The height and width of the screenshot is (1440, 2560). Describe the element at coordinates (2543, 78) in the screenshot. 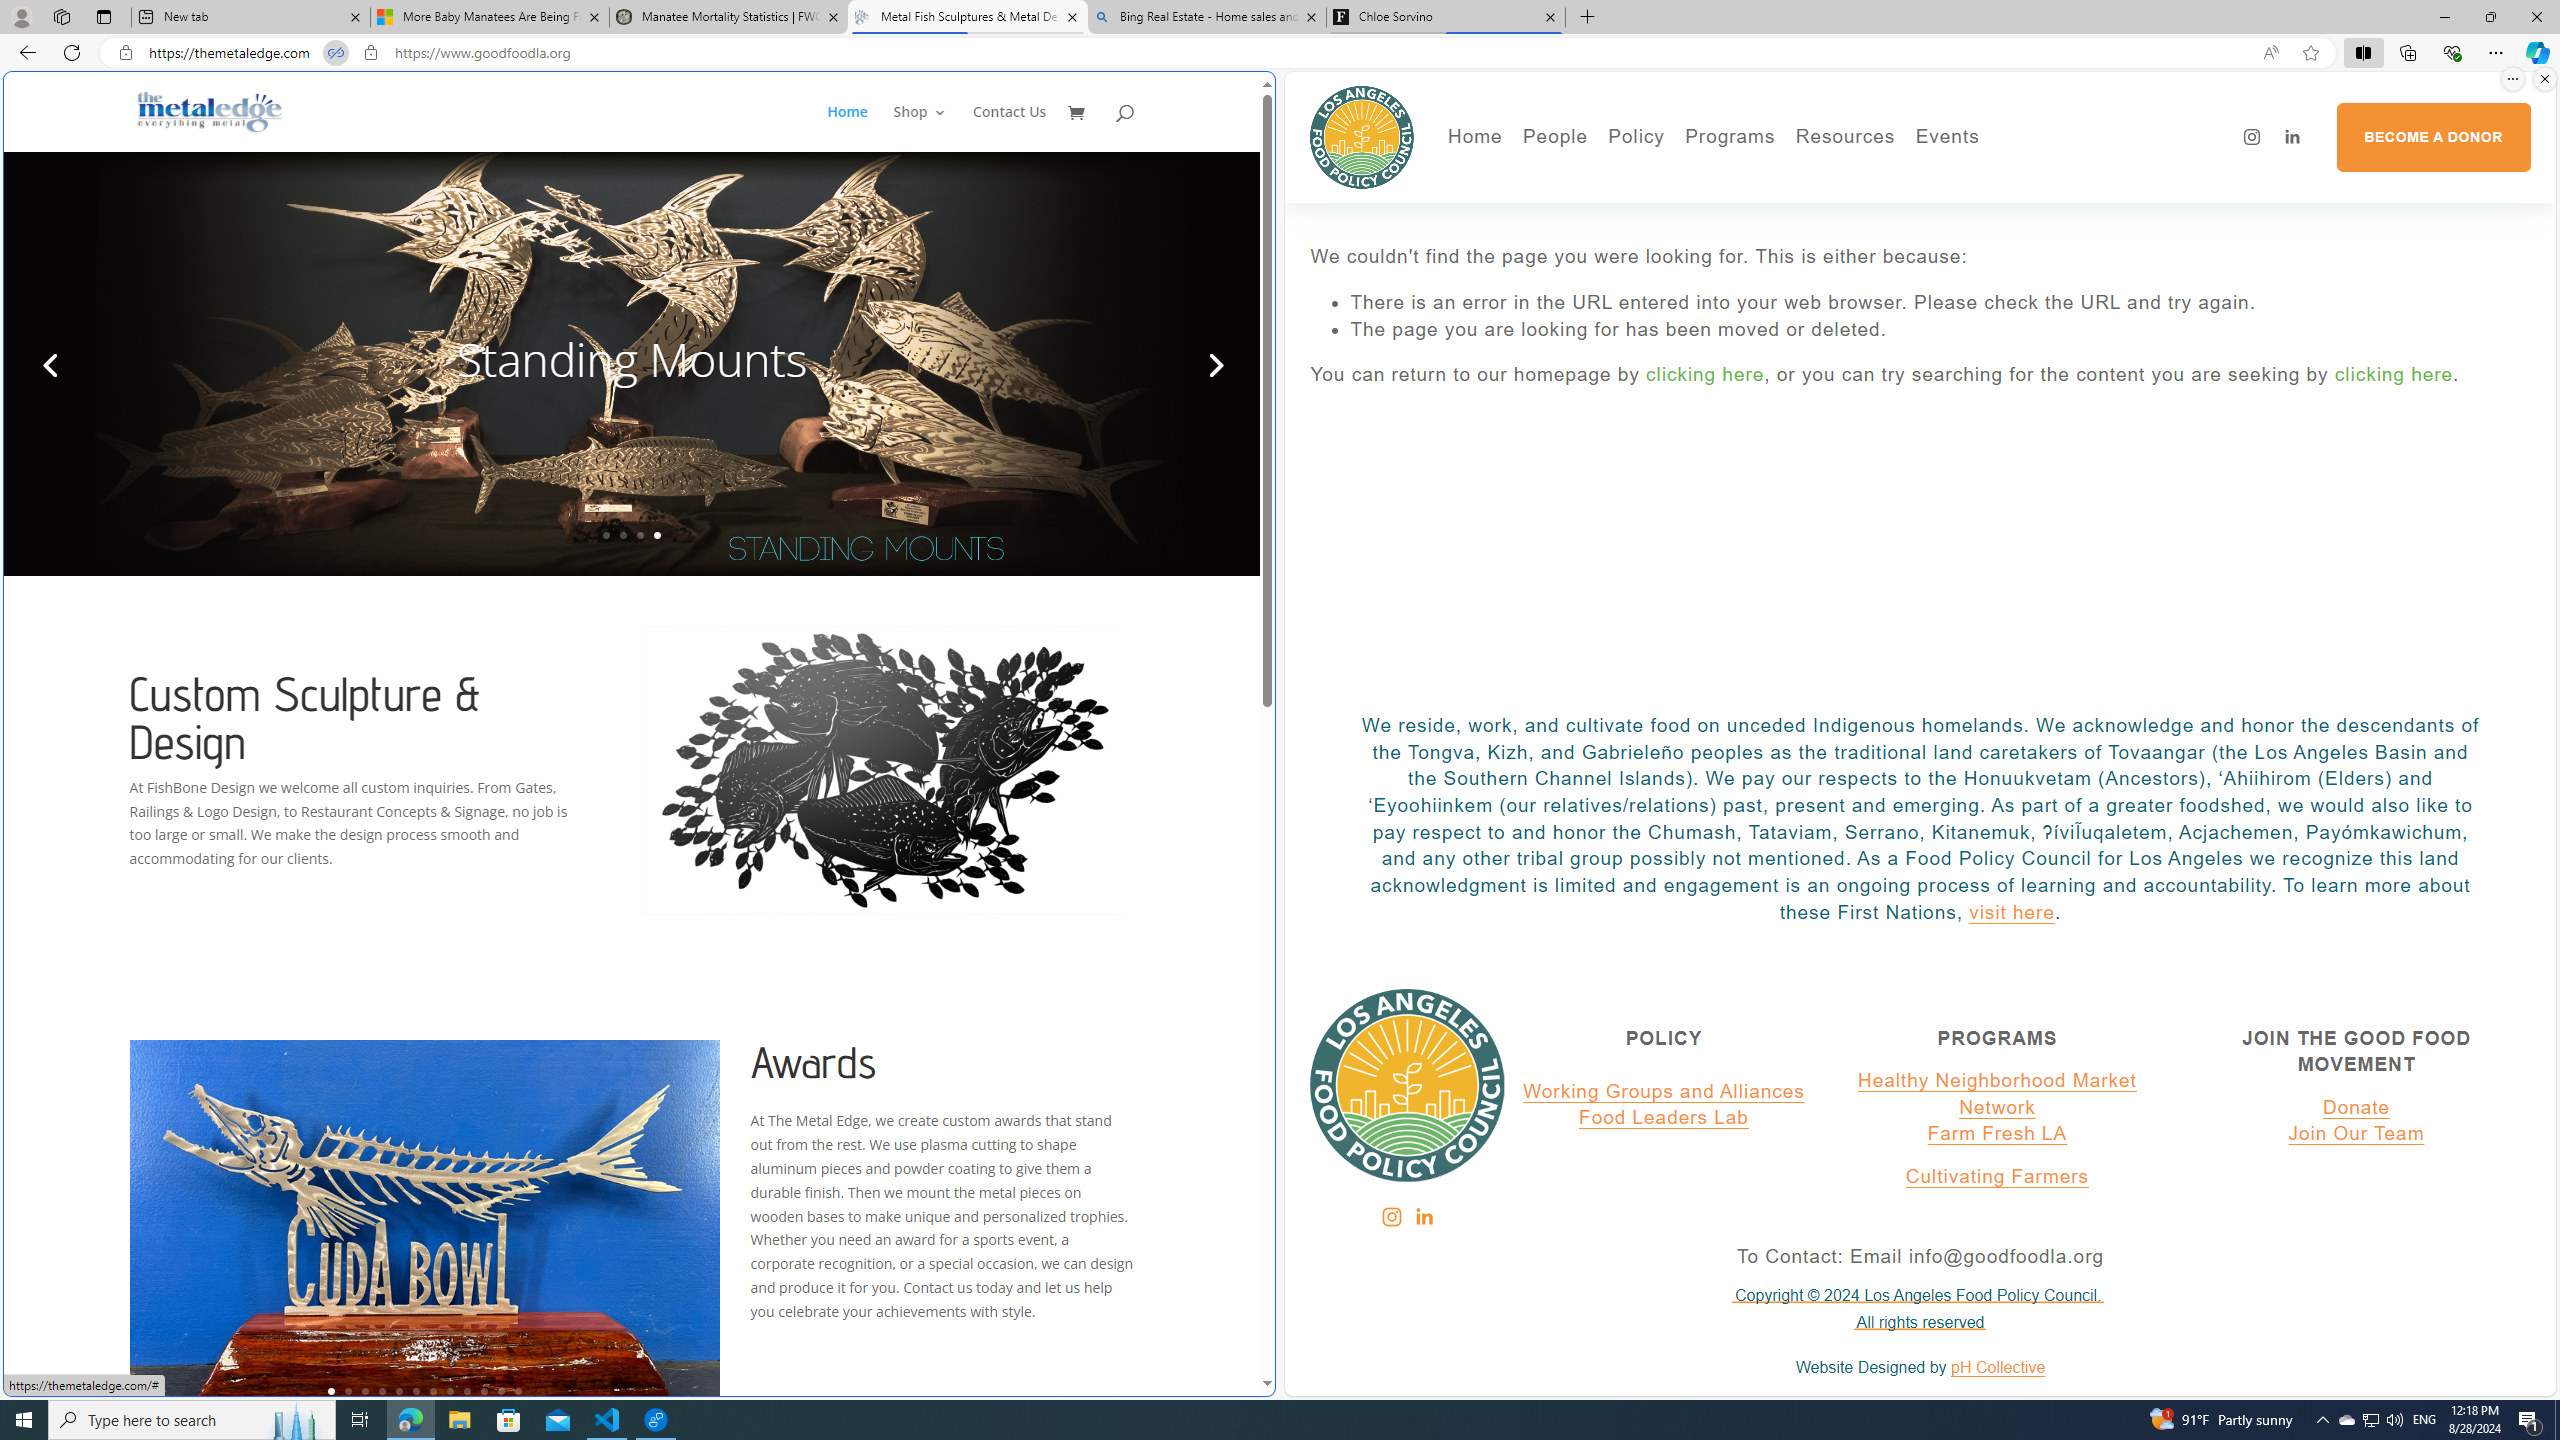

I see `'Close split screen.'` at that location.